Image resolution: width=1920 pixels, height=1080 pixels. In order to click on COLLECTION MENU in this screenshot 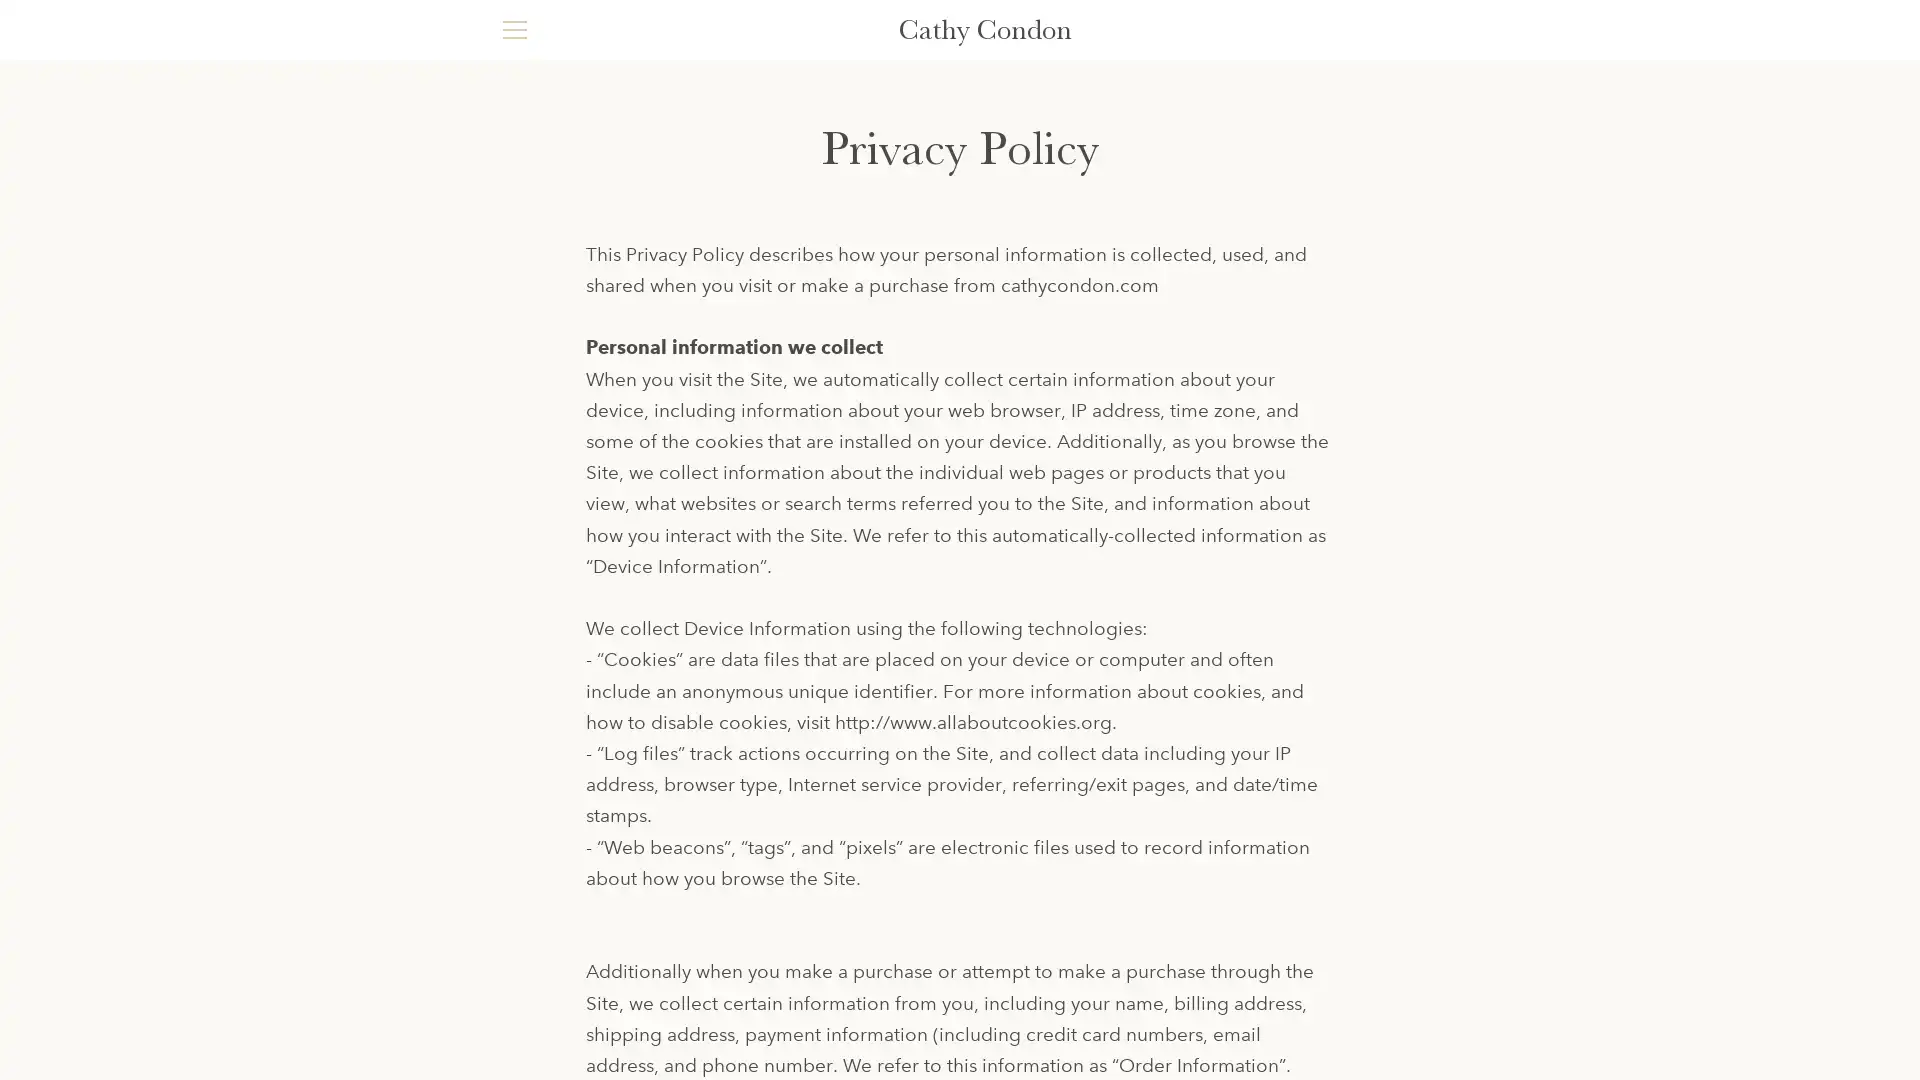, I will do `click(960, 168)`.